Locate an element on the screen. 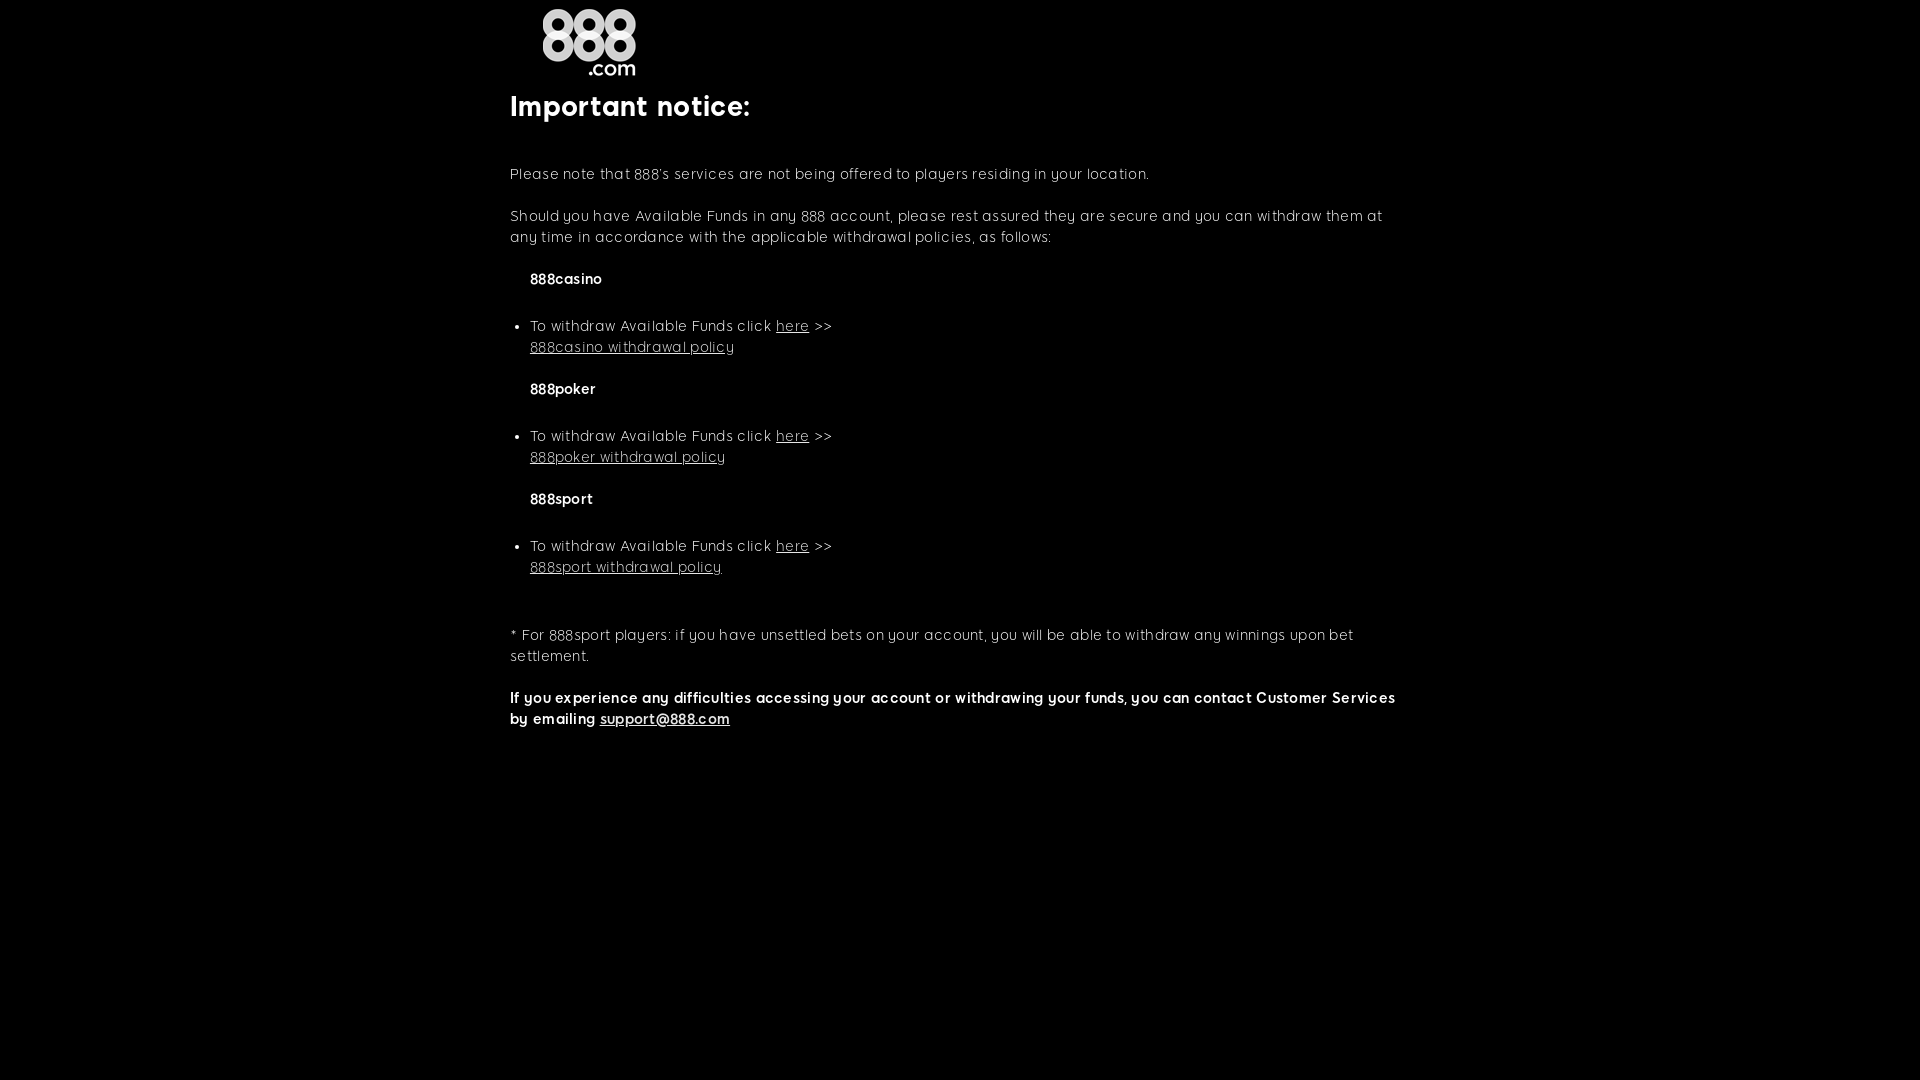 The height and width of the screenshot is (1080, 1920). 'here' is located at coordinates (791, 546).